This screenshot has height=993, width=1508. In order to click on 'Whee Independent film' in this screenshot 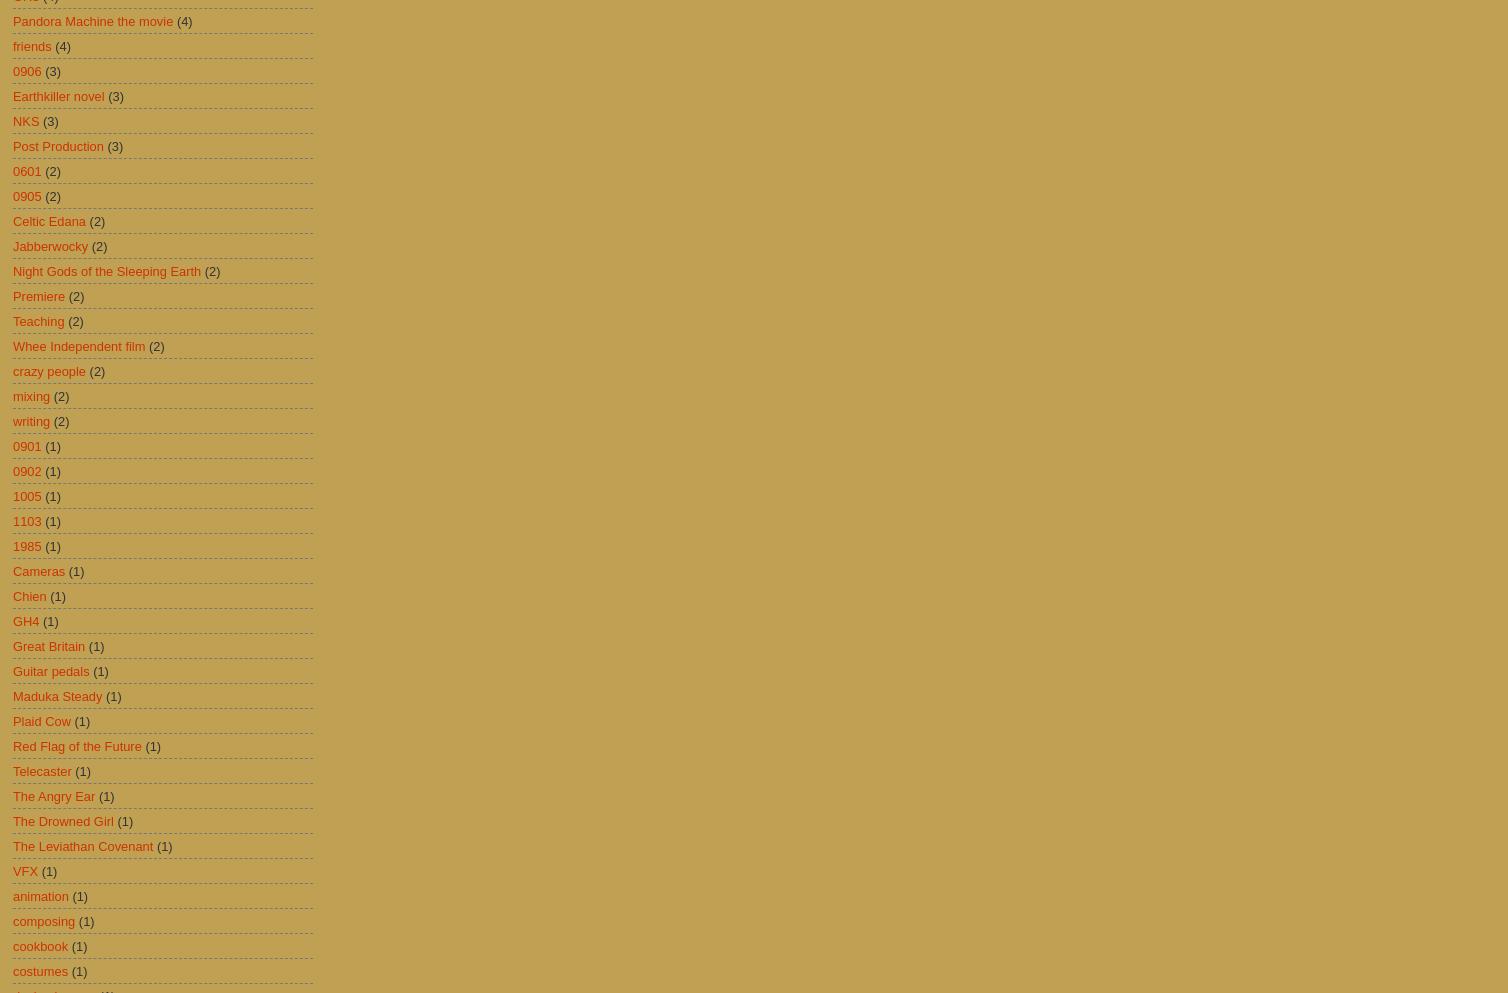, I will do `click(79, 345)`.